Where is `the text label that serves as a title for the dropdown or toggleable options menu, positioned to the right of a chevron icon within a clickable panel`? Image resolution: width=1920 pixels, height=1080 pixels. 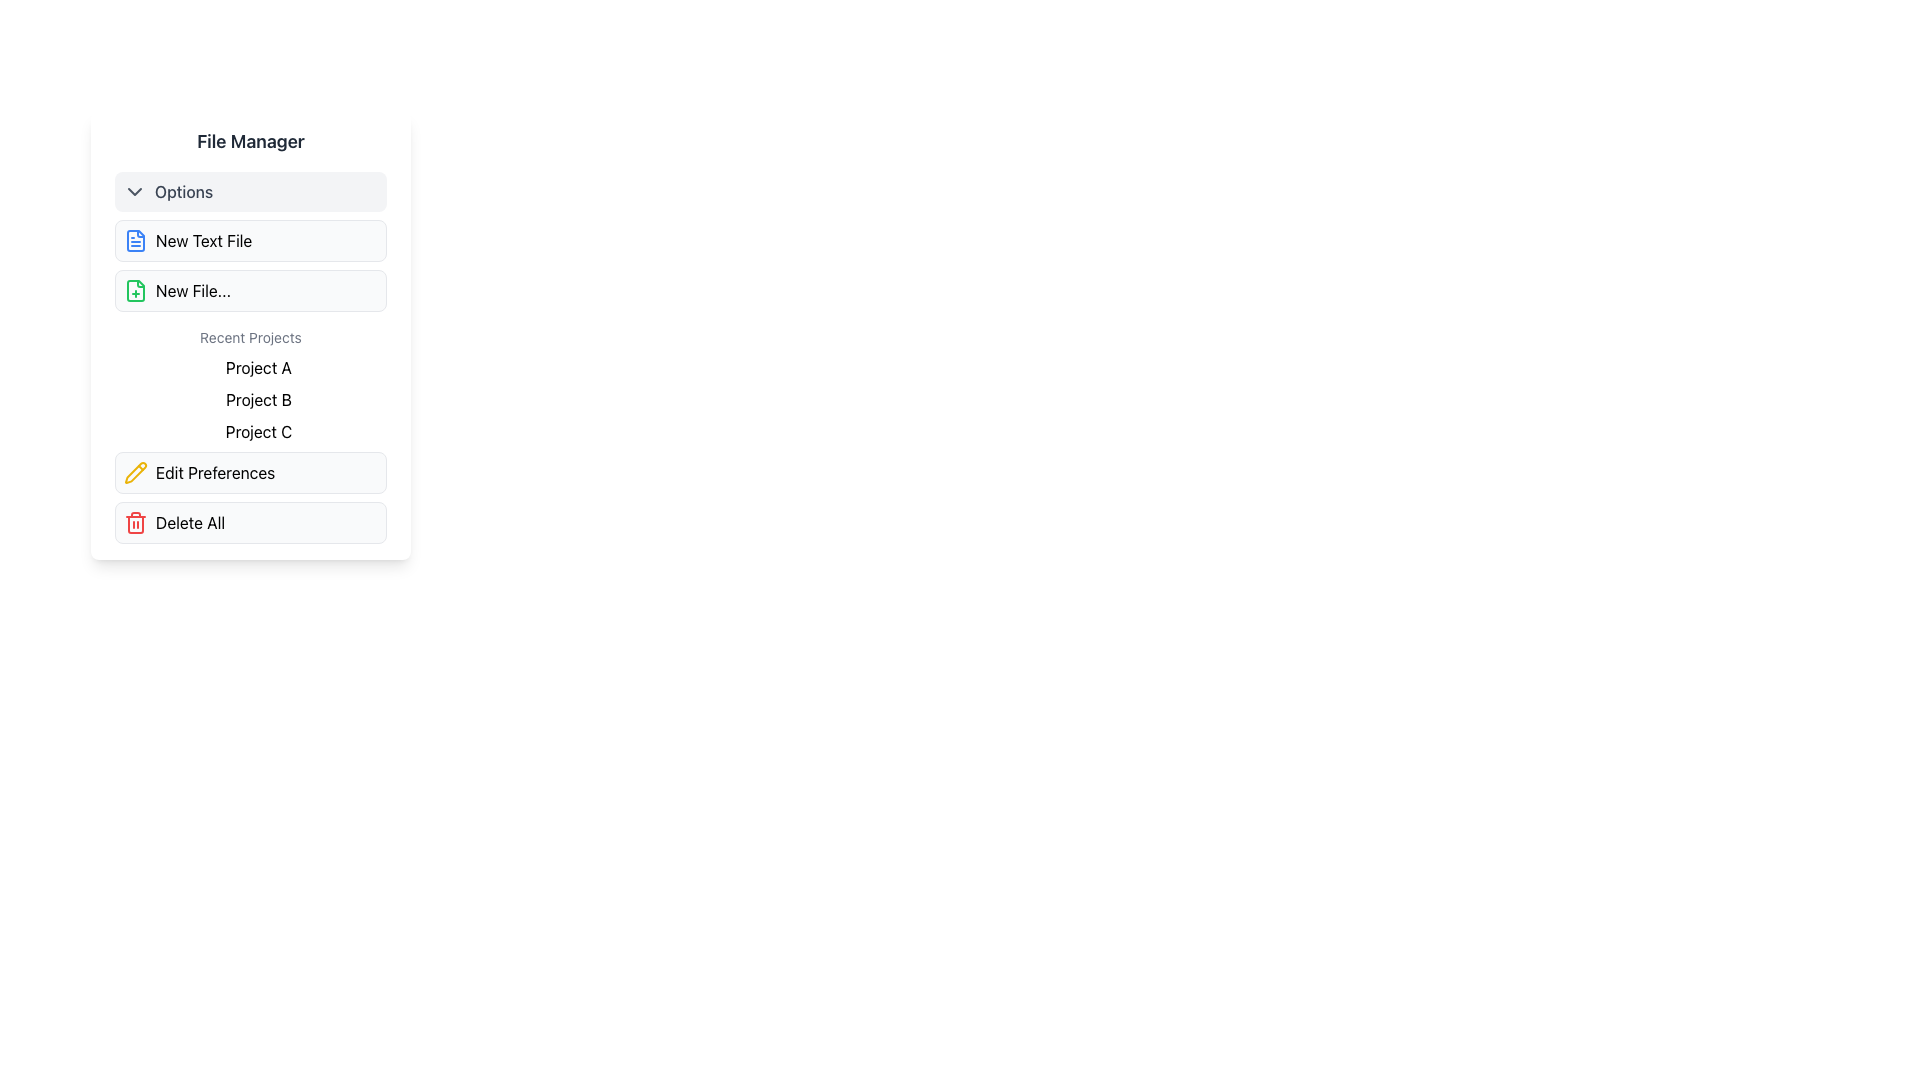 the text label that serves as a title for the dropdown or toggleable options menu, positioned to the right of a chevron icon within a clickable panel is located at coordinates (184, 192).